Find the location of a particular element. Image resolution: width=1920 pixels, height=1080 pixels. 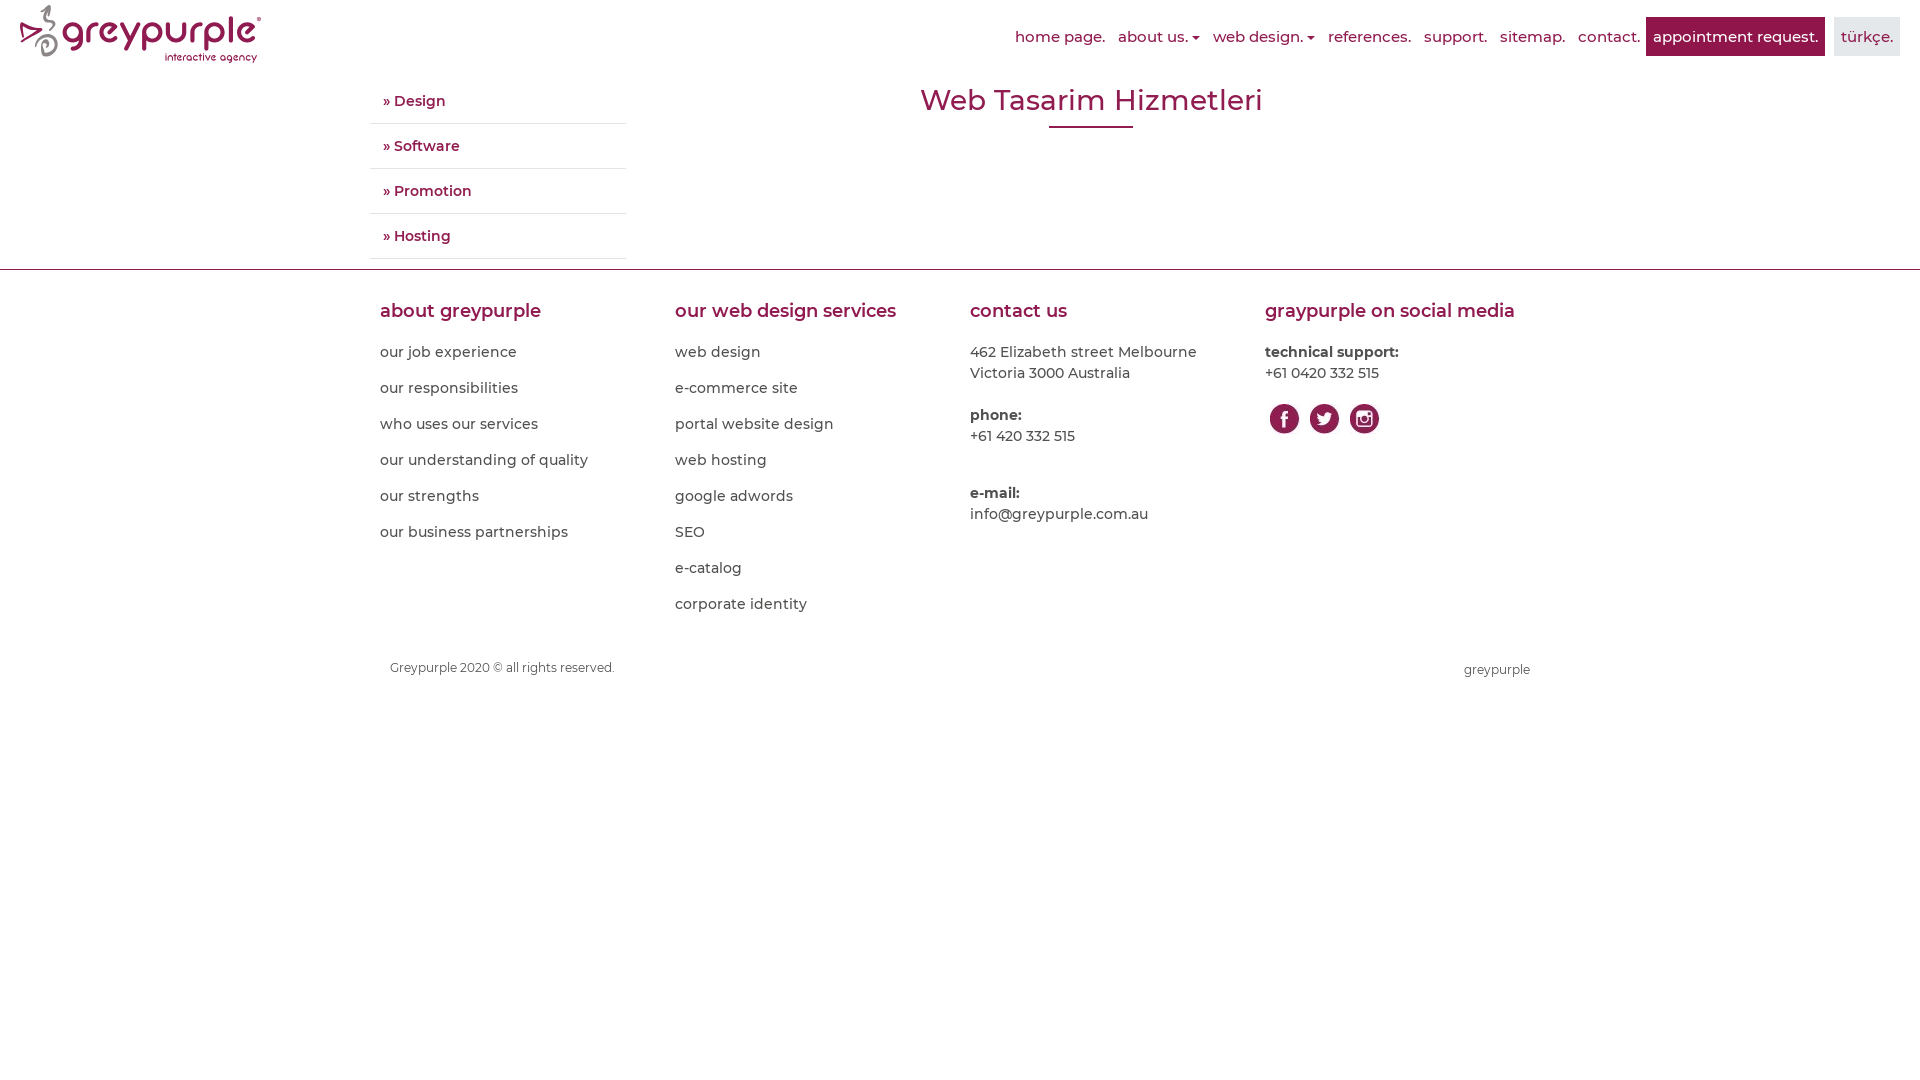

'our business partnerships' is located at coordinates (379, 531).